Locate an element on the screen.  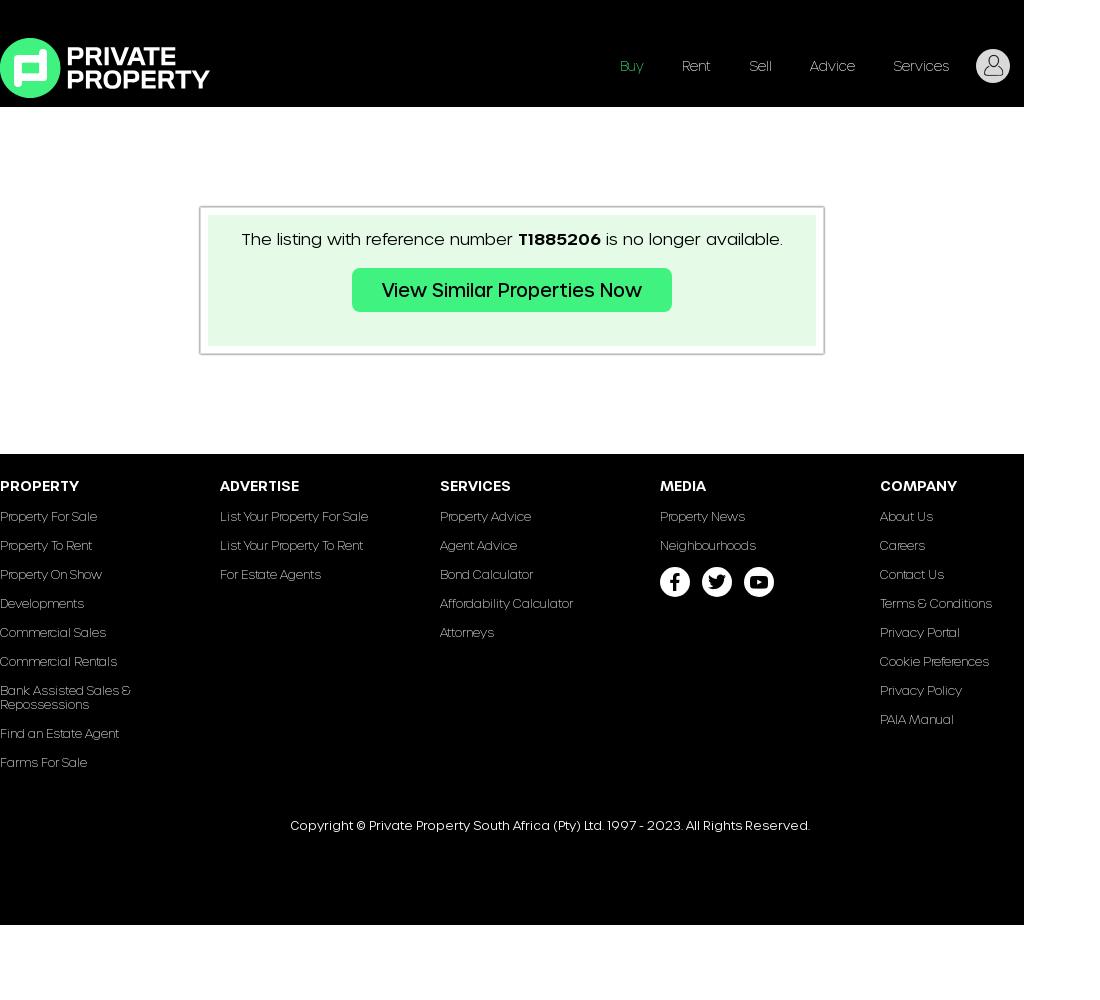
'Cookie Preferences' is located at coordinates (934, 661).